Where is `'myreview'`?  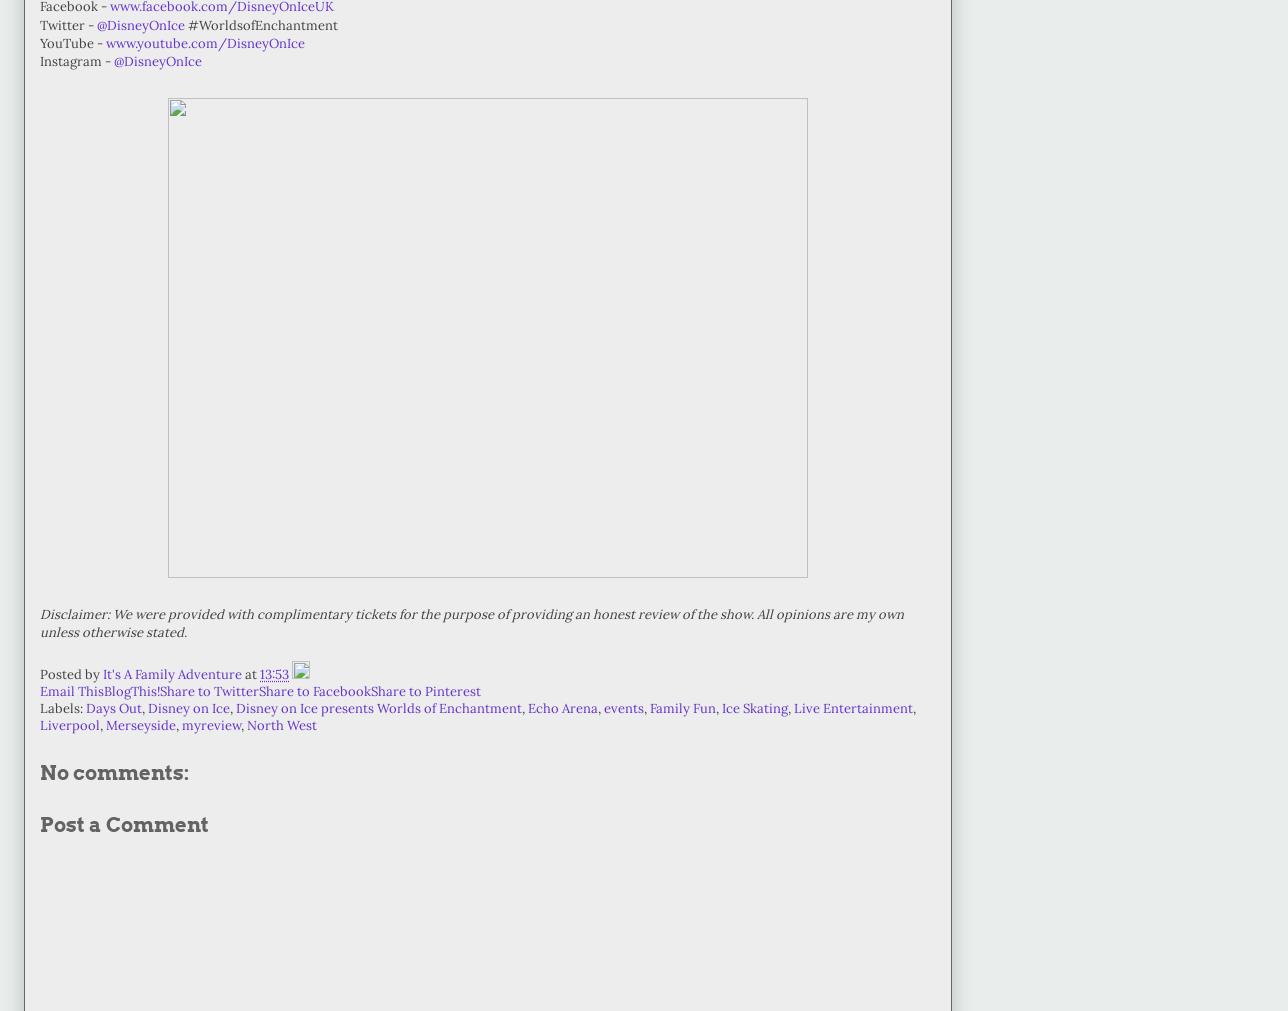 'myreview' is located at coordinates (181, 724).